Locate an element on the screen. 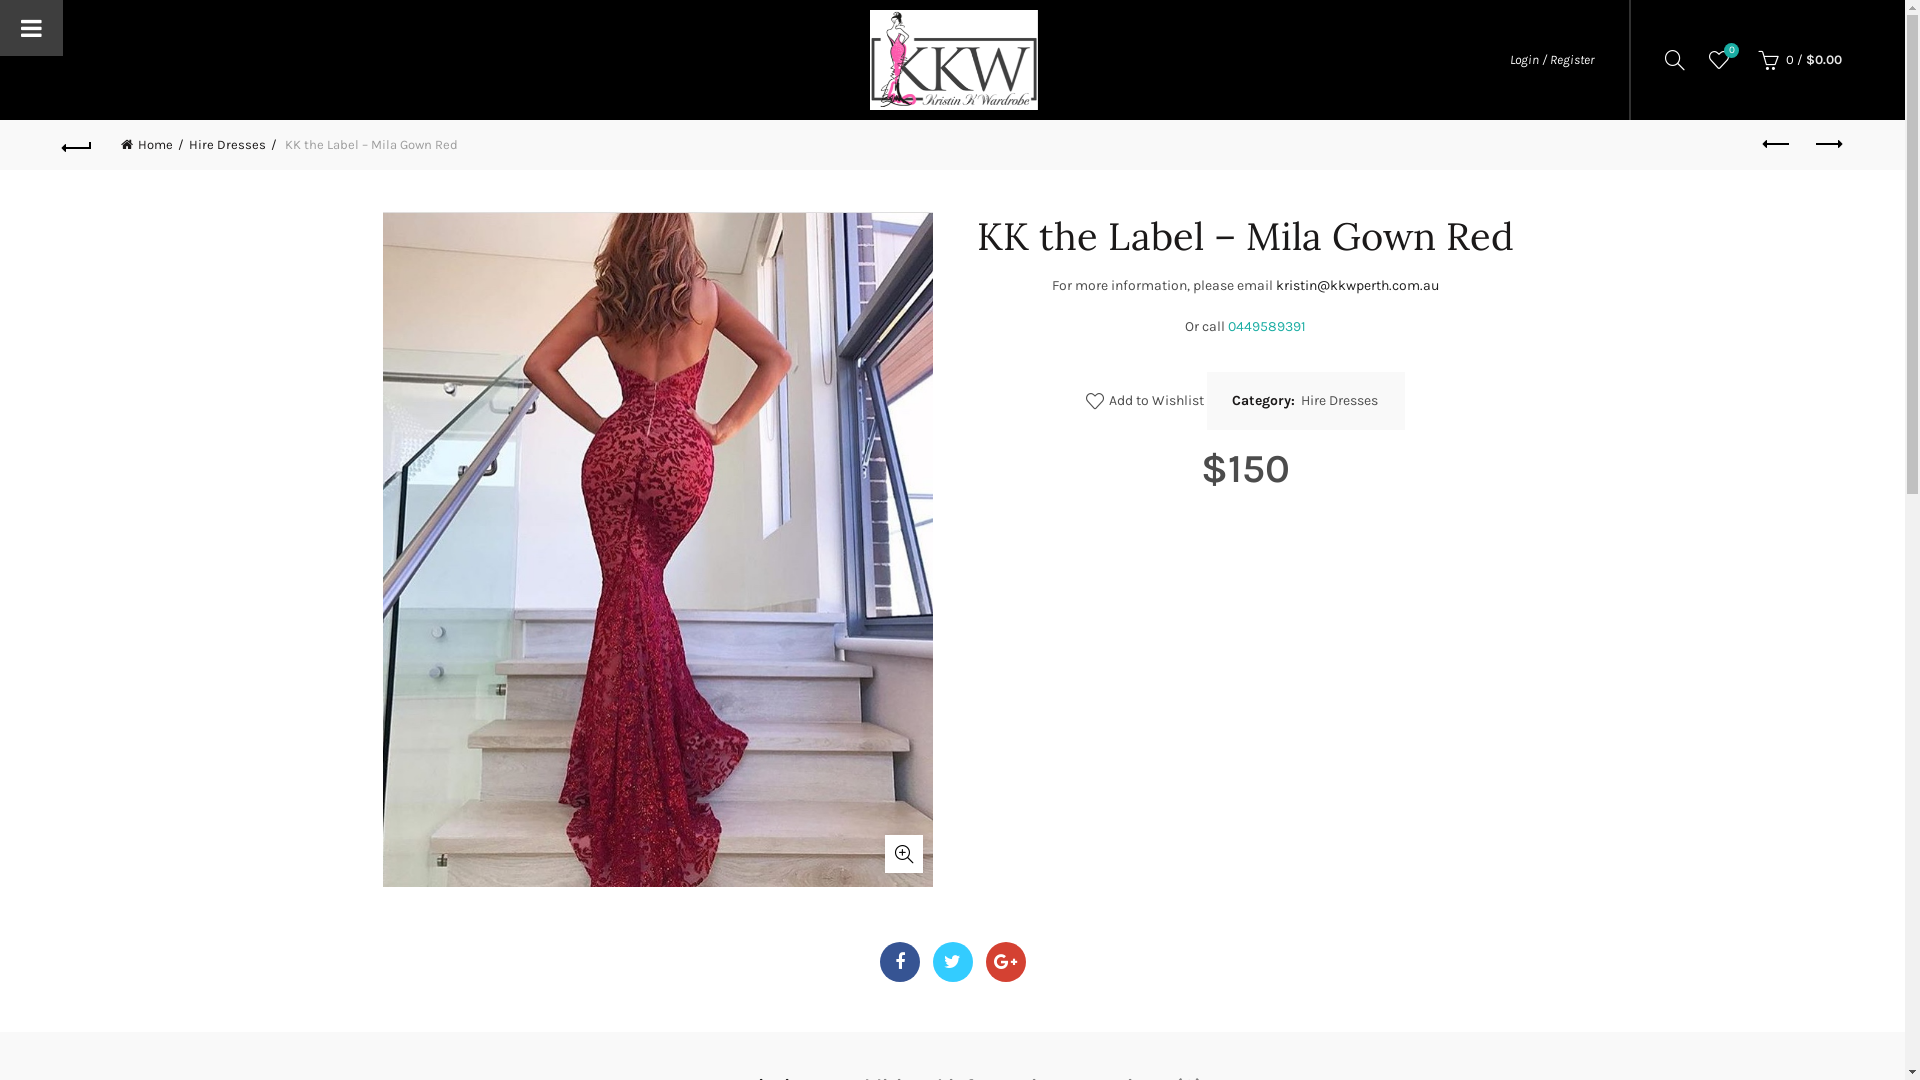 The image size is (1920, 1080). 'kristin@kkwperth.com.au' is located at coordinates (1357, 285).